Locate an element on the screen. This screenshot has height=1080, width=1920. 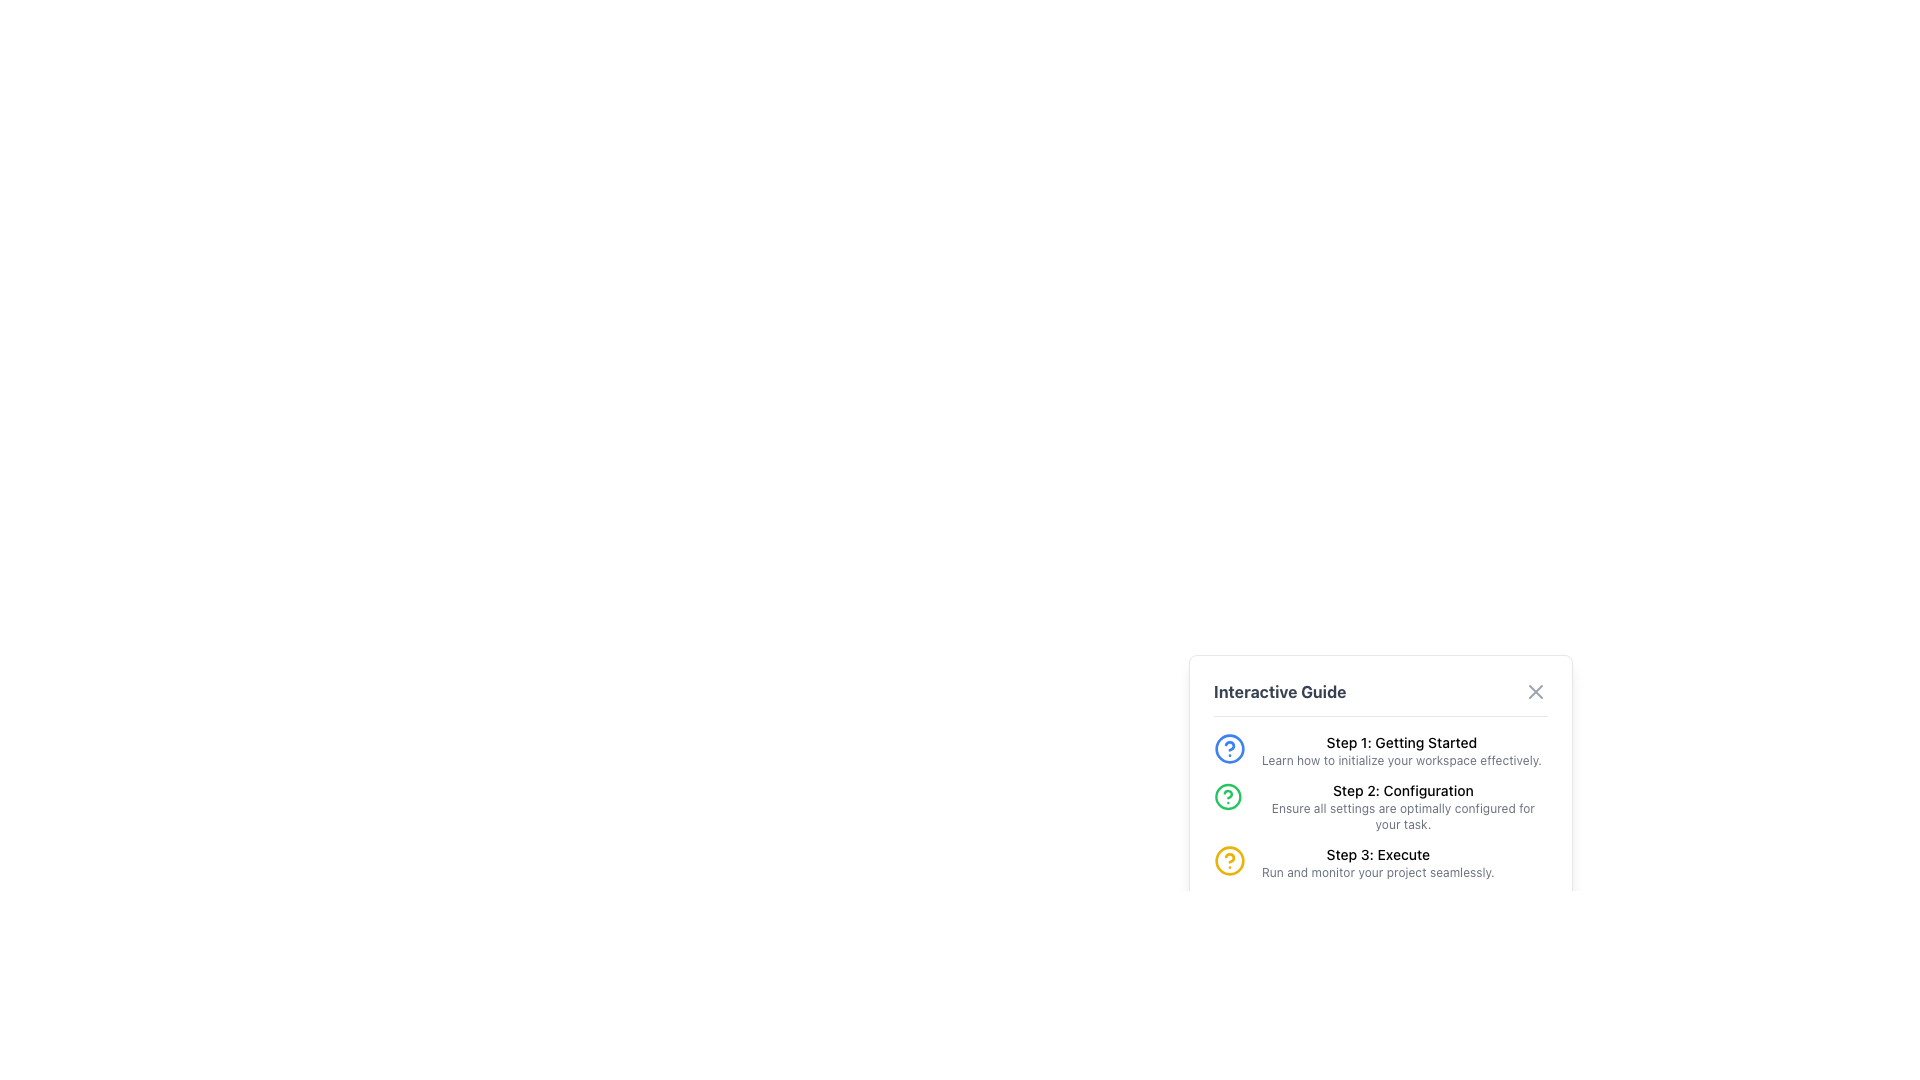
the text label displaying 'Run and monitor your project seamlessly.' located beneath the title 'Step 3: Execute' in the Interactive Guide panel is located at coordinates (1377, 871).